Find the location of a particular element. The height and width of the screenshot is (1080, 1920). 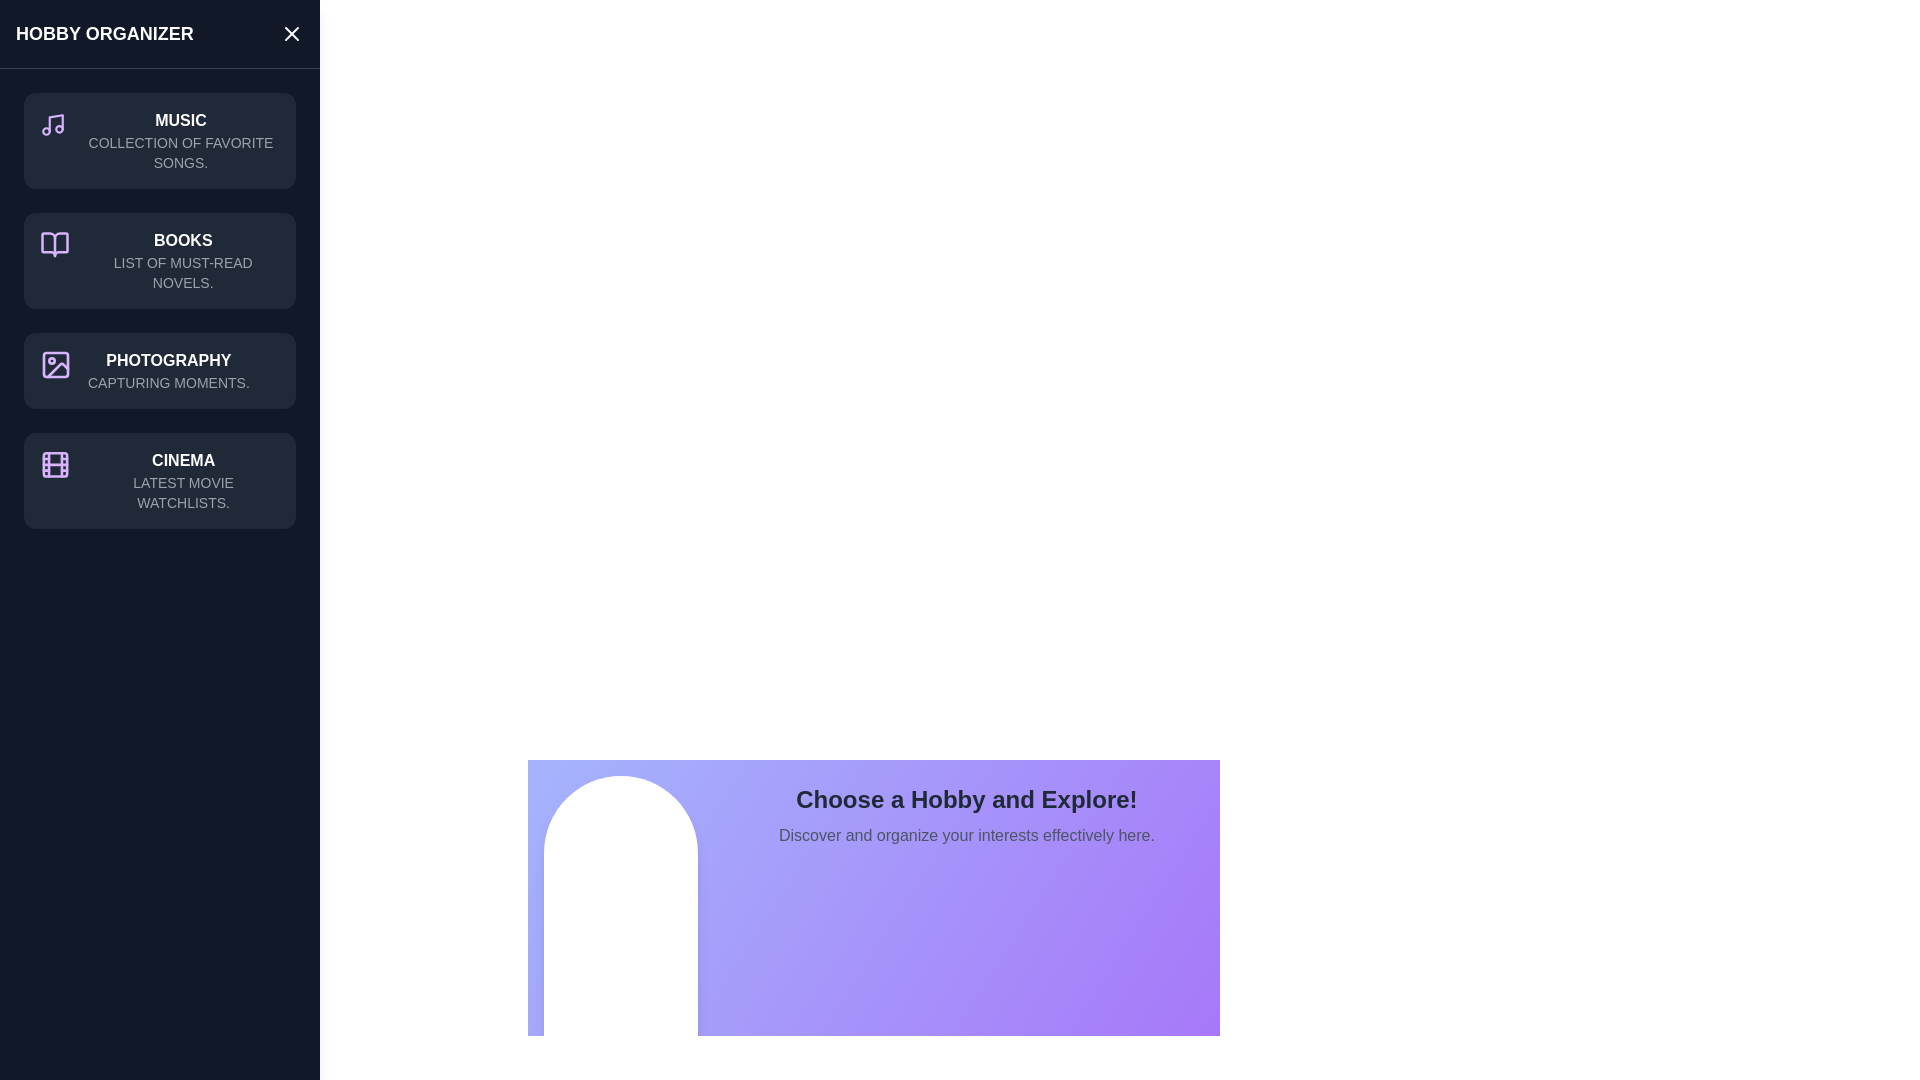

the Music hobby category in the list is located at coordinates (158, 140).